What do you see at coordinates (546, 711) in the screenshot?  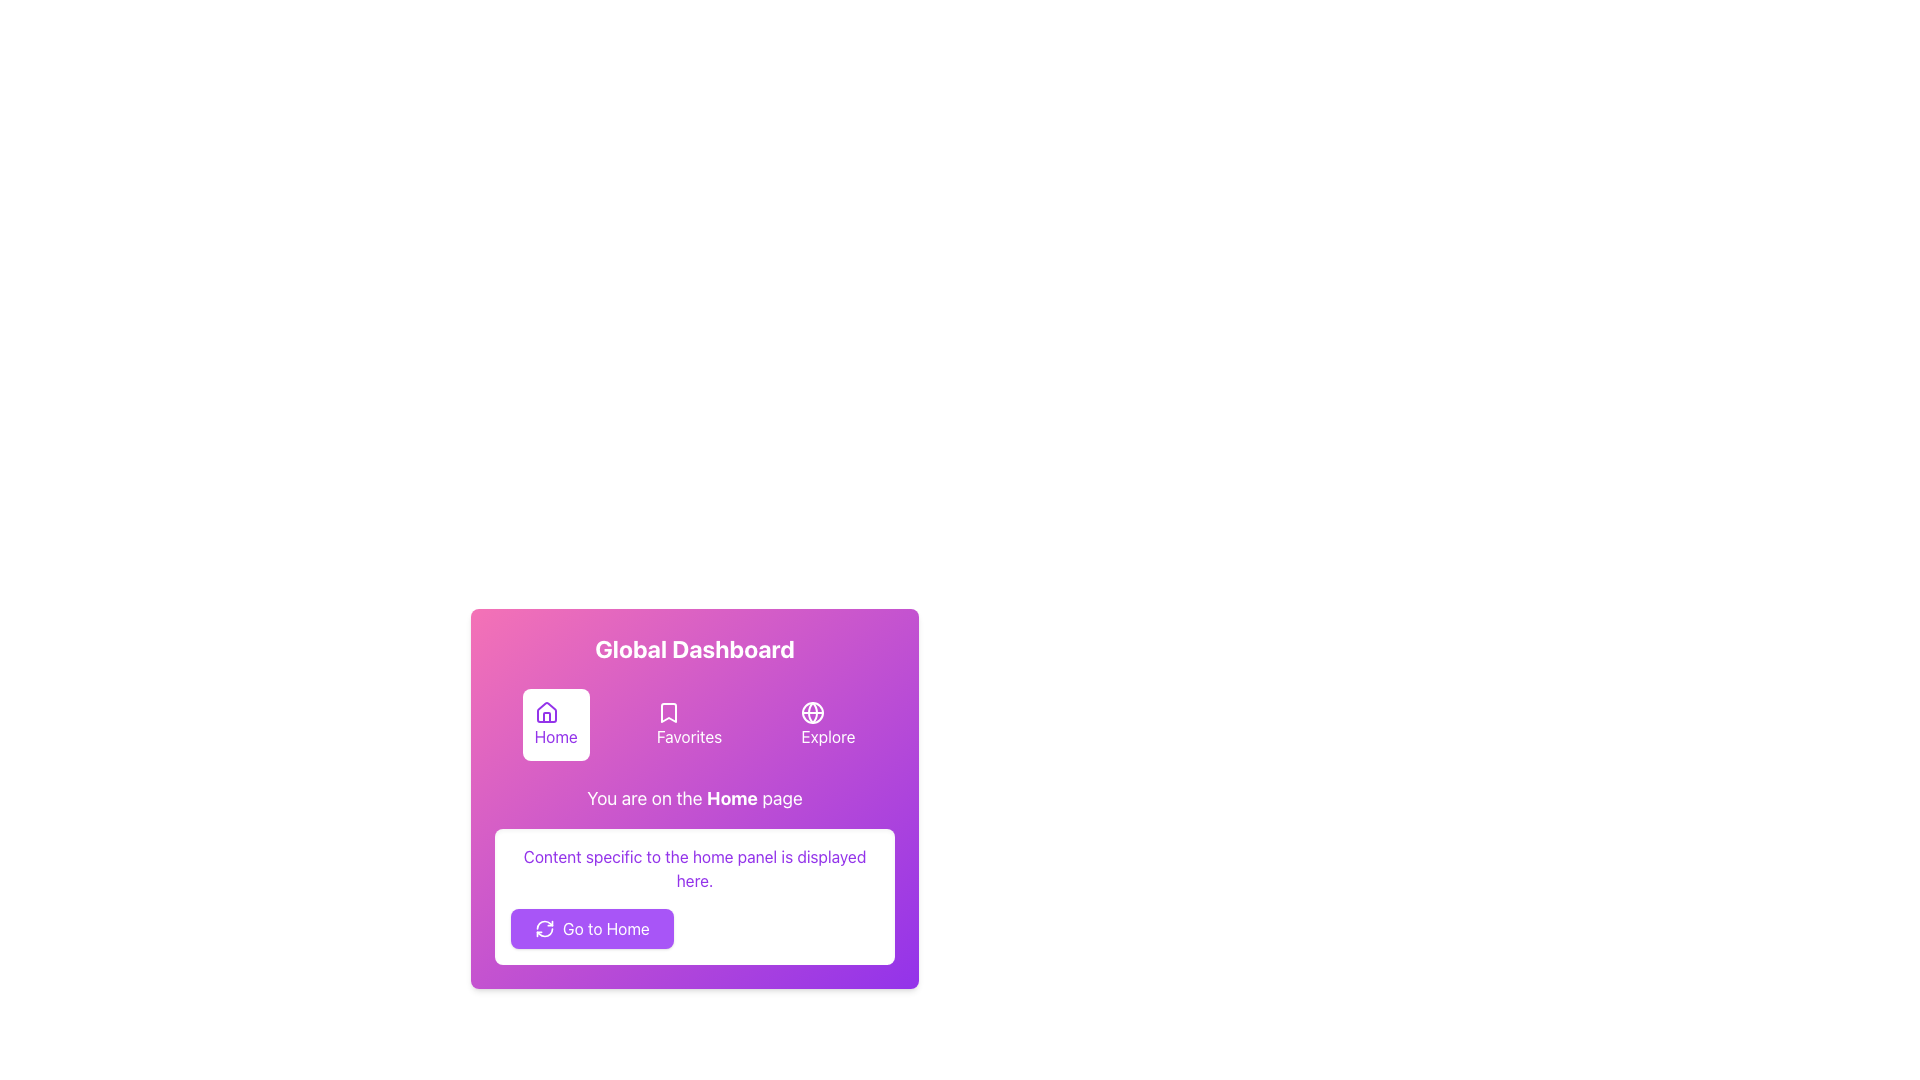 I see `the house outline icon within the 'Home' icon located in the top navigation of the Global Dashboard` at bounding box center [546, 711].